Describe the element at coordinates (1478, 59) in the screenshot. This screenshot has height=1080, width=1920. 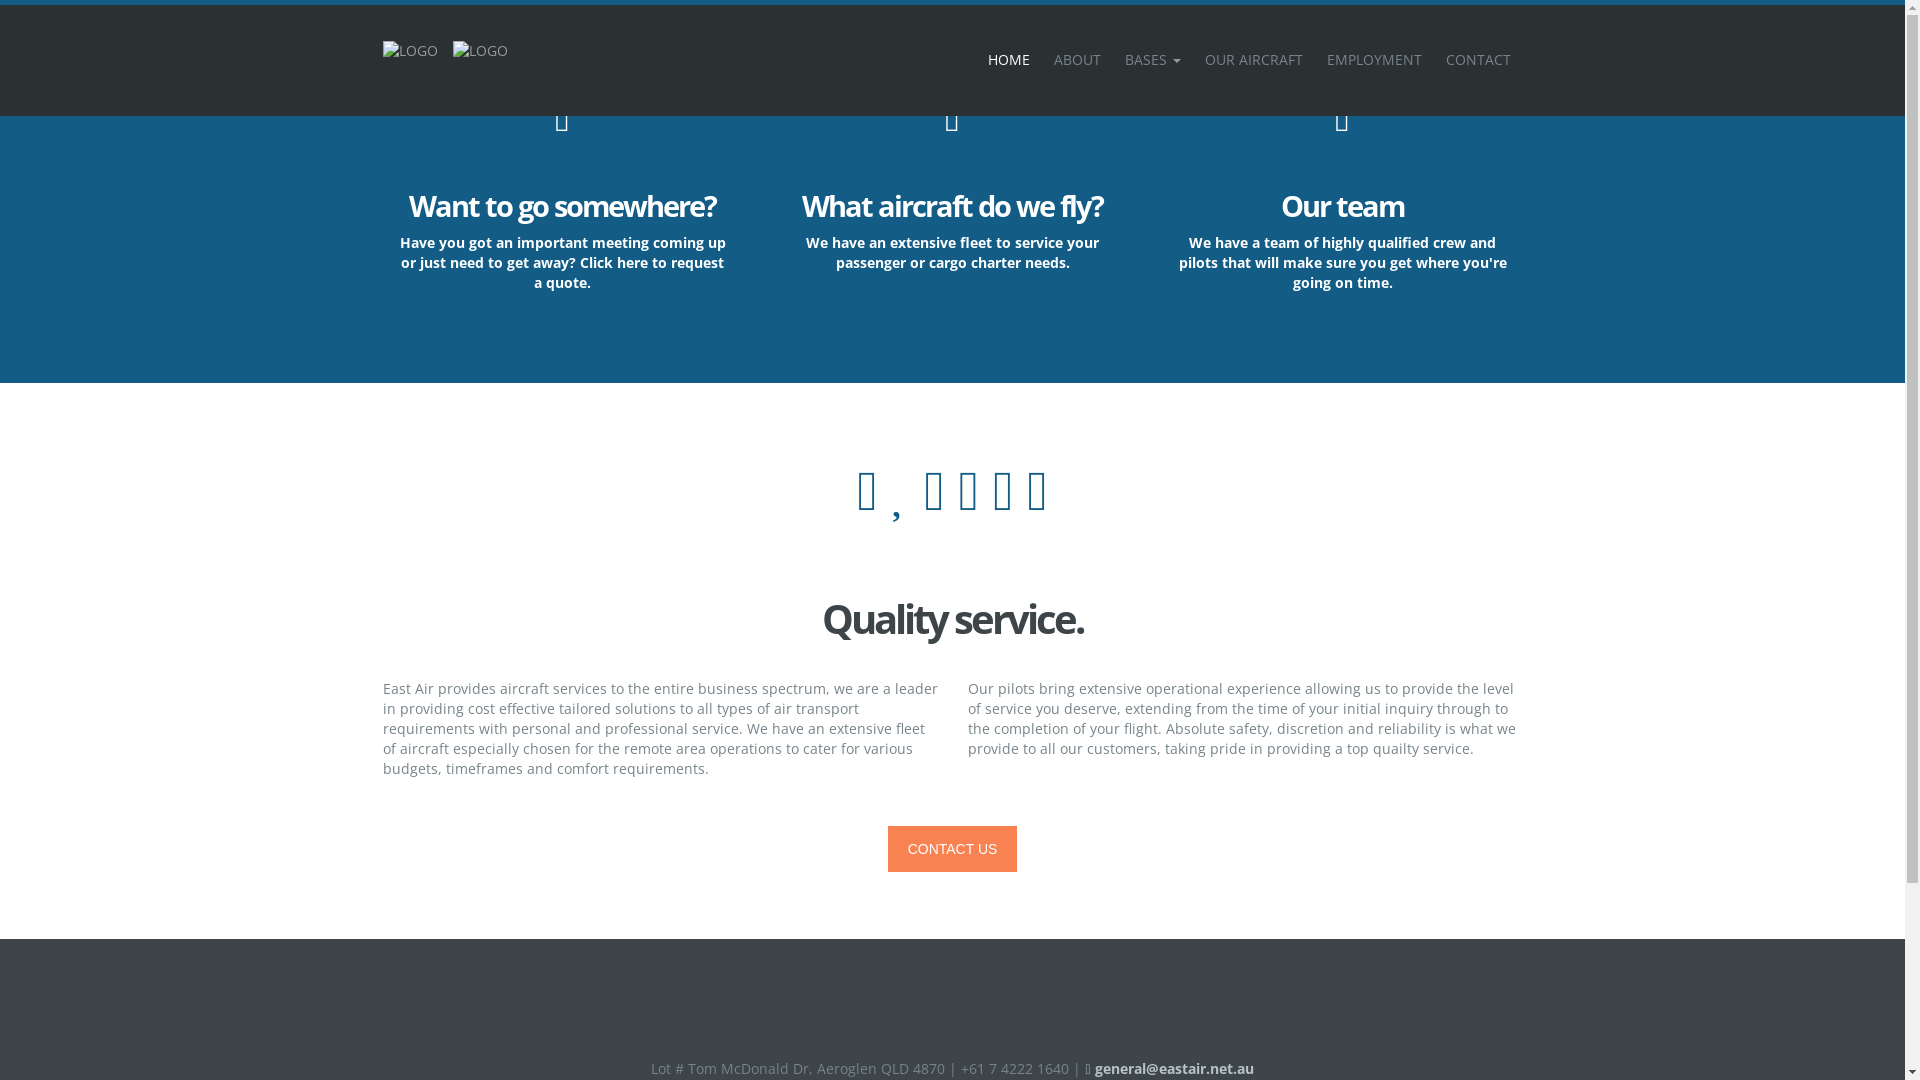
I see `'CONTACT'` at that location.